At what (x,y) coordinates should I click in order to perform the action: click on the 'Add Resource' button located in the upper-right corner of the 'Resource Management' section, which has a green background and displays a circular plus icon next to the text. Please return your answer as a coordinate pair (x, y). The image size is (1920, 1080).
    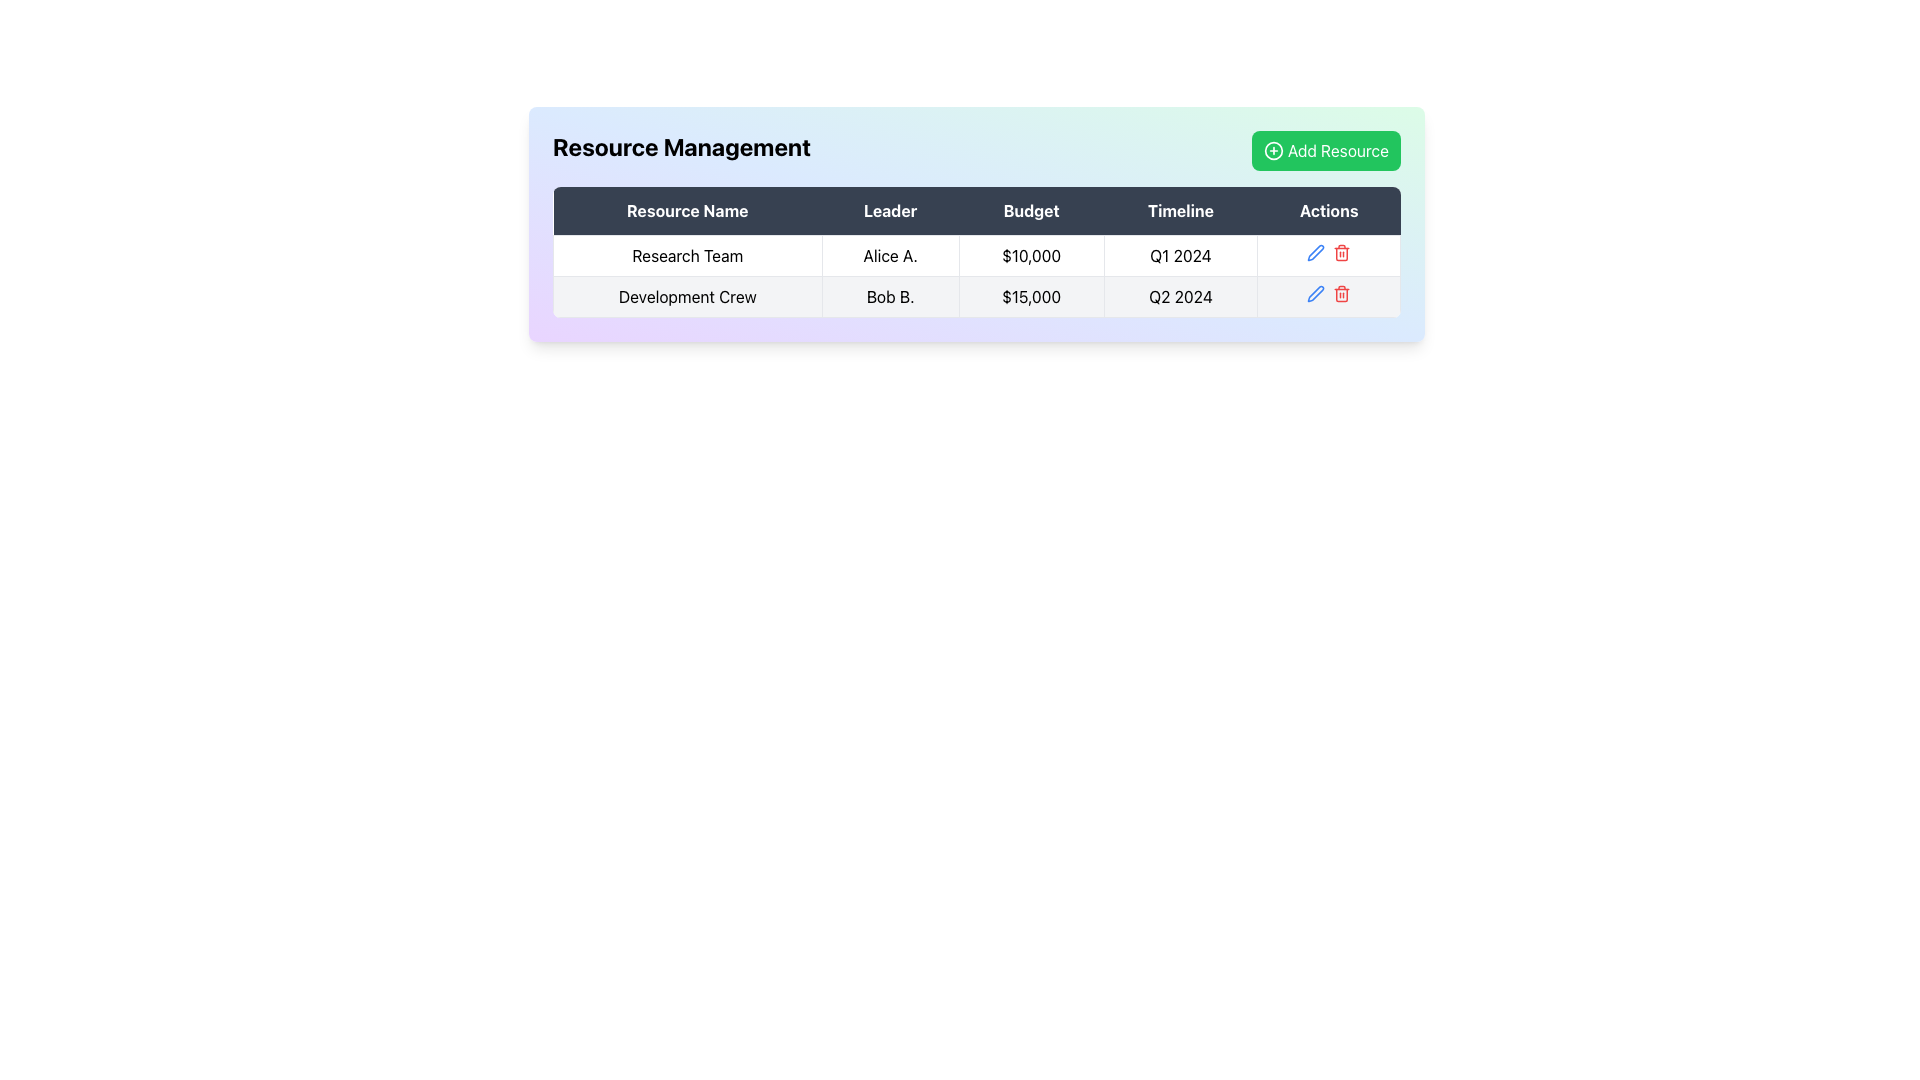
    Looking at the image, I should click on (1326, 149).